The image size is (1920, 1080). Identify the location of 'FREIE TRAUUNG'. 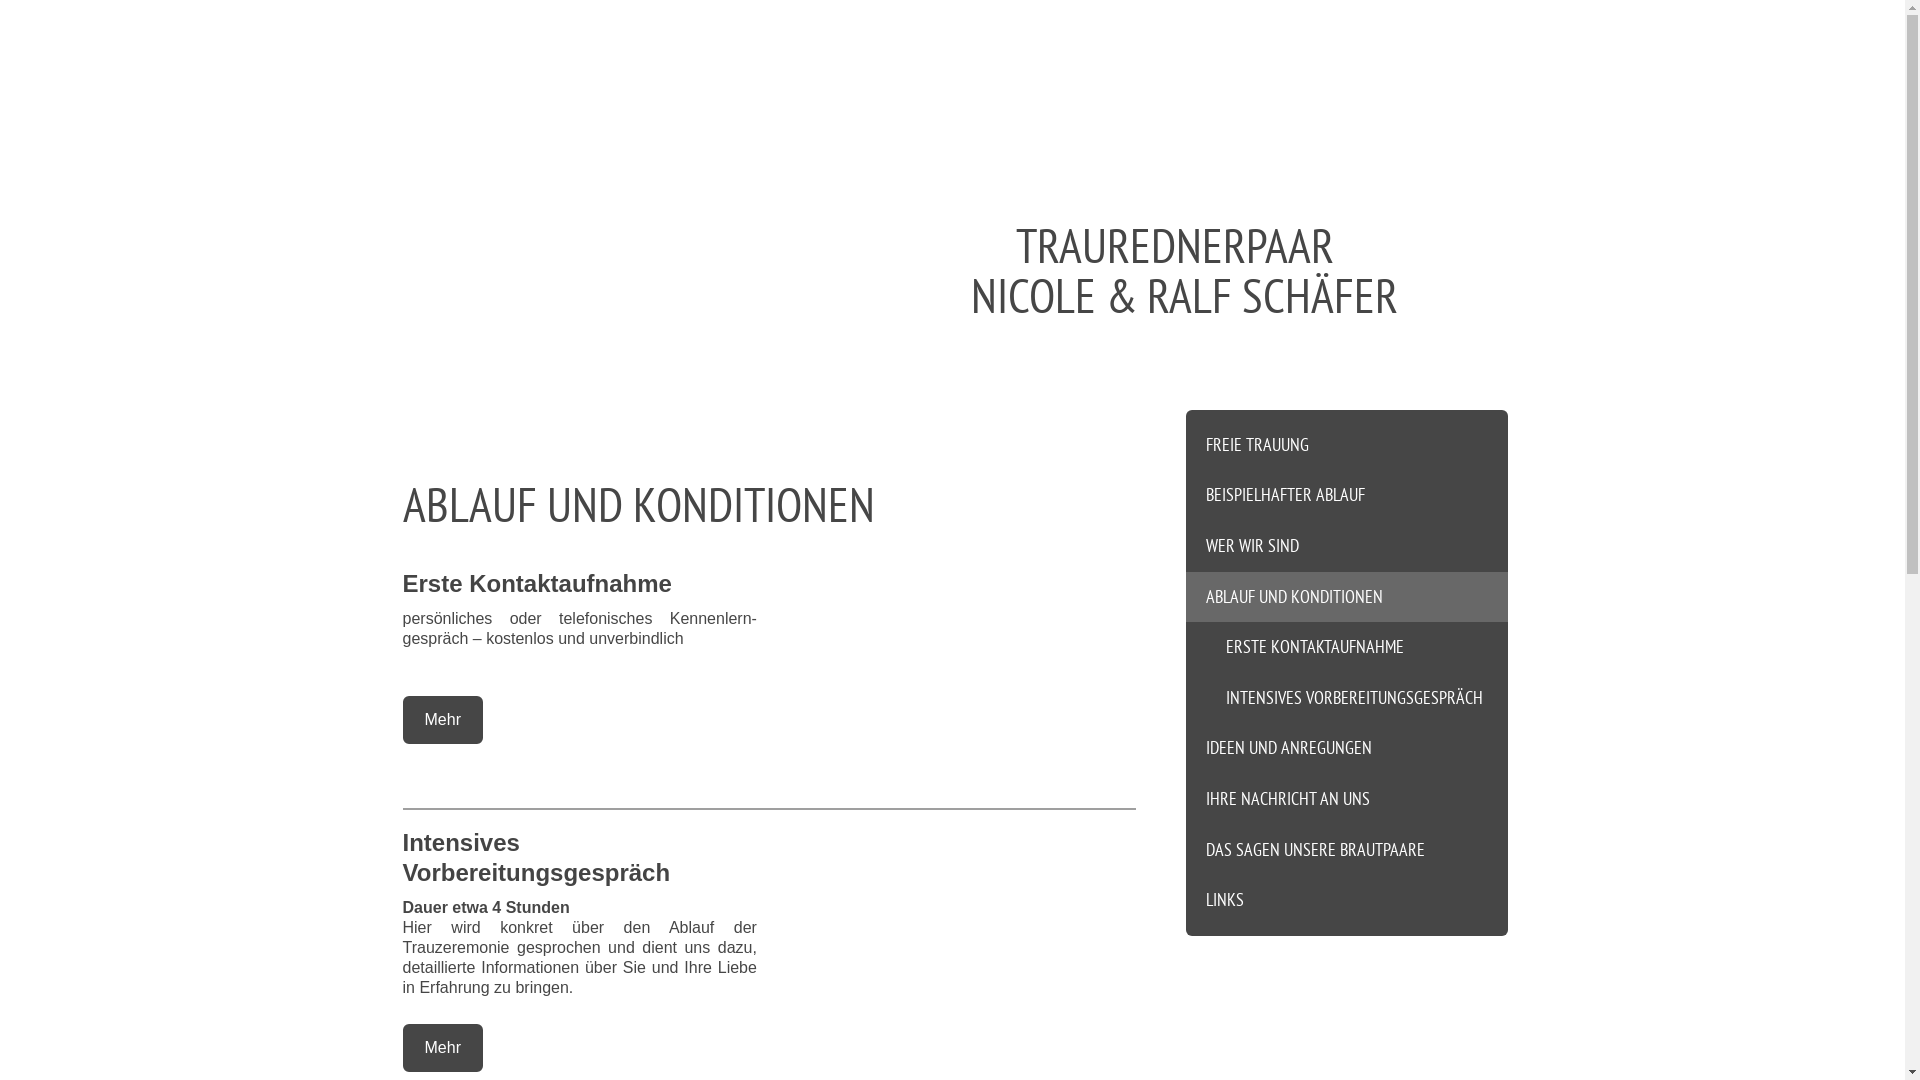
(1347, 439).